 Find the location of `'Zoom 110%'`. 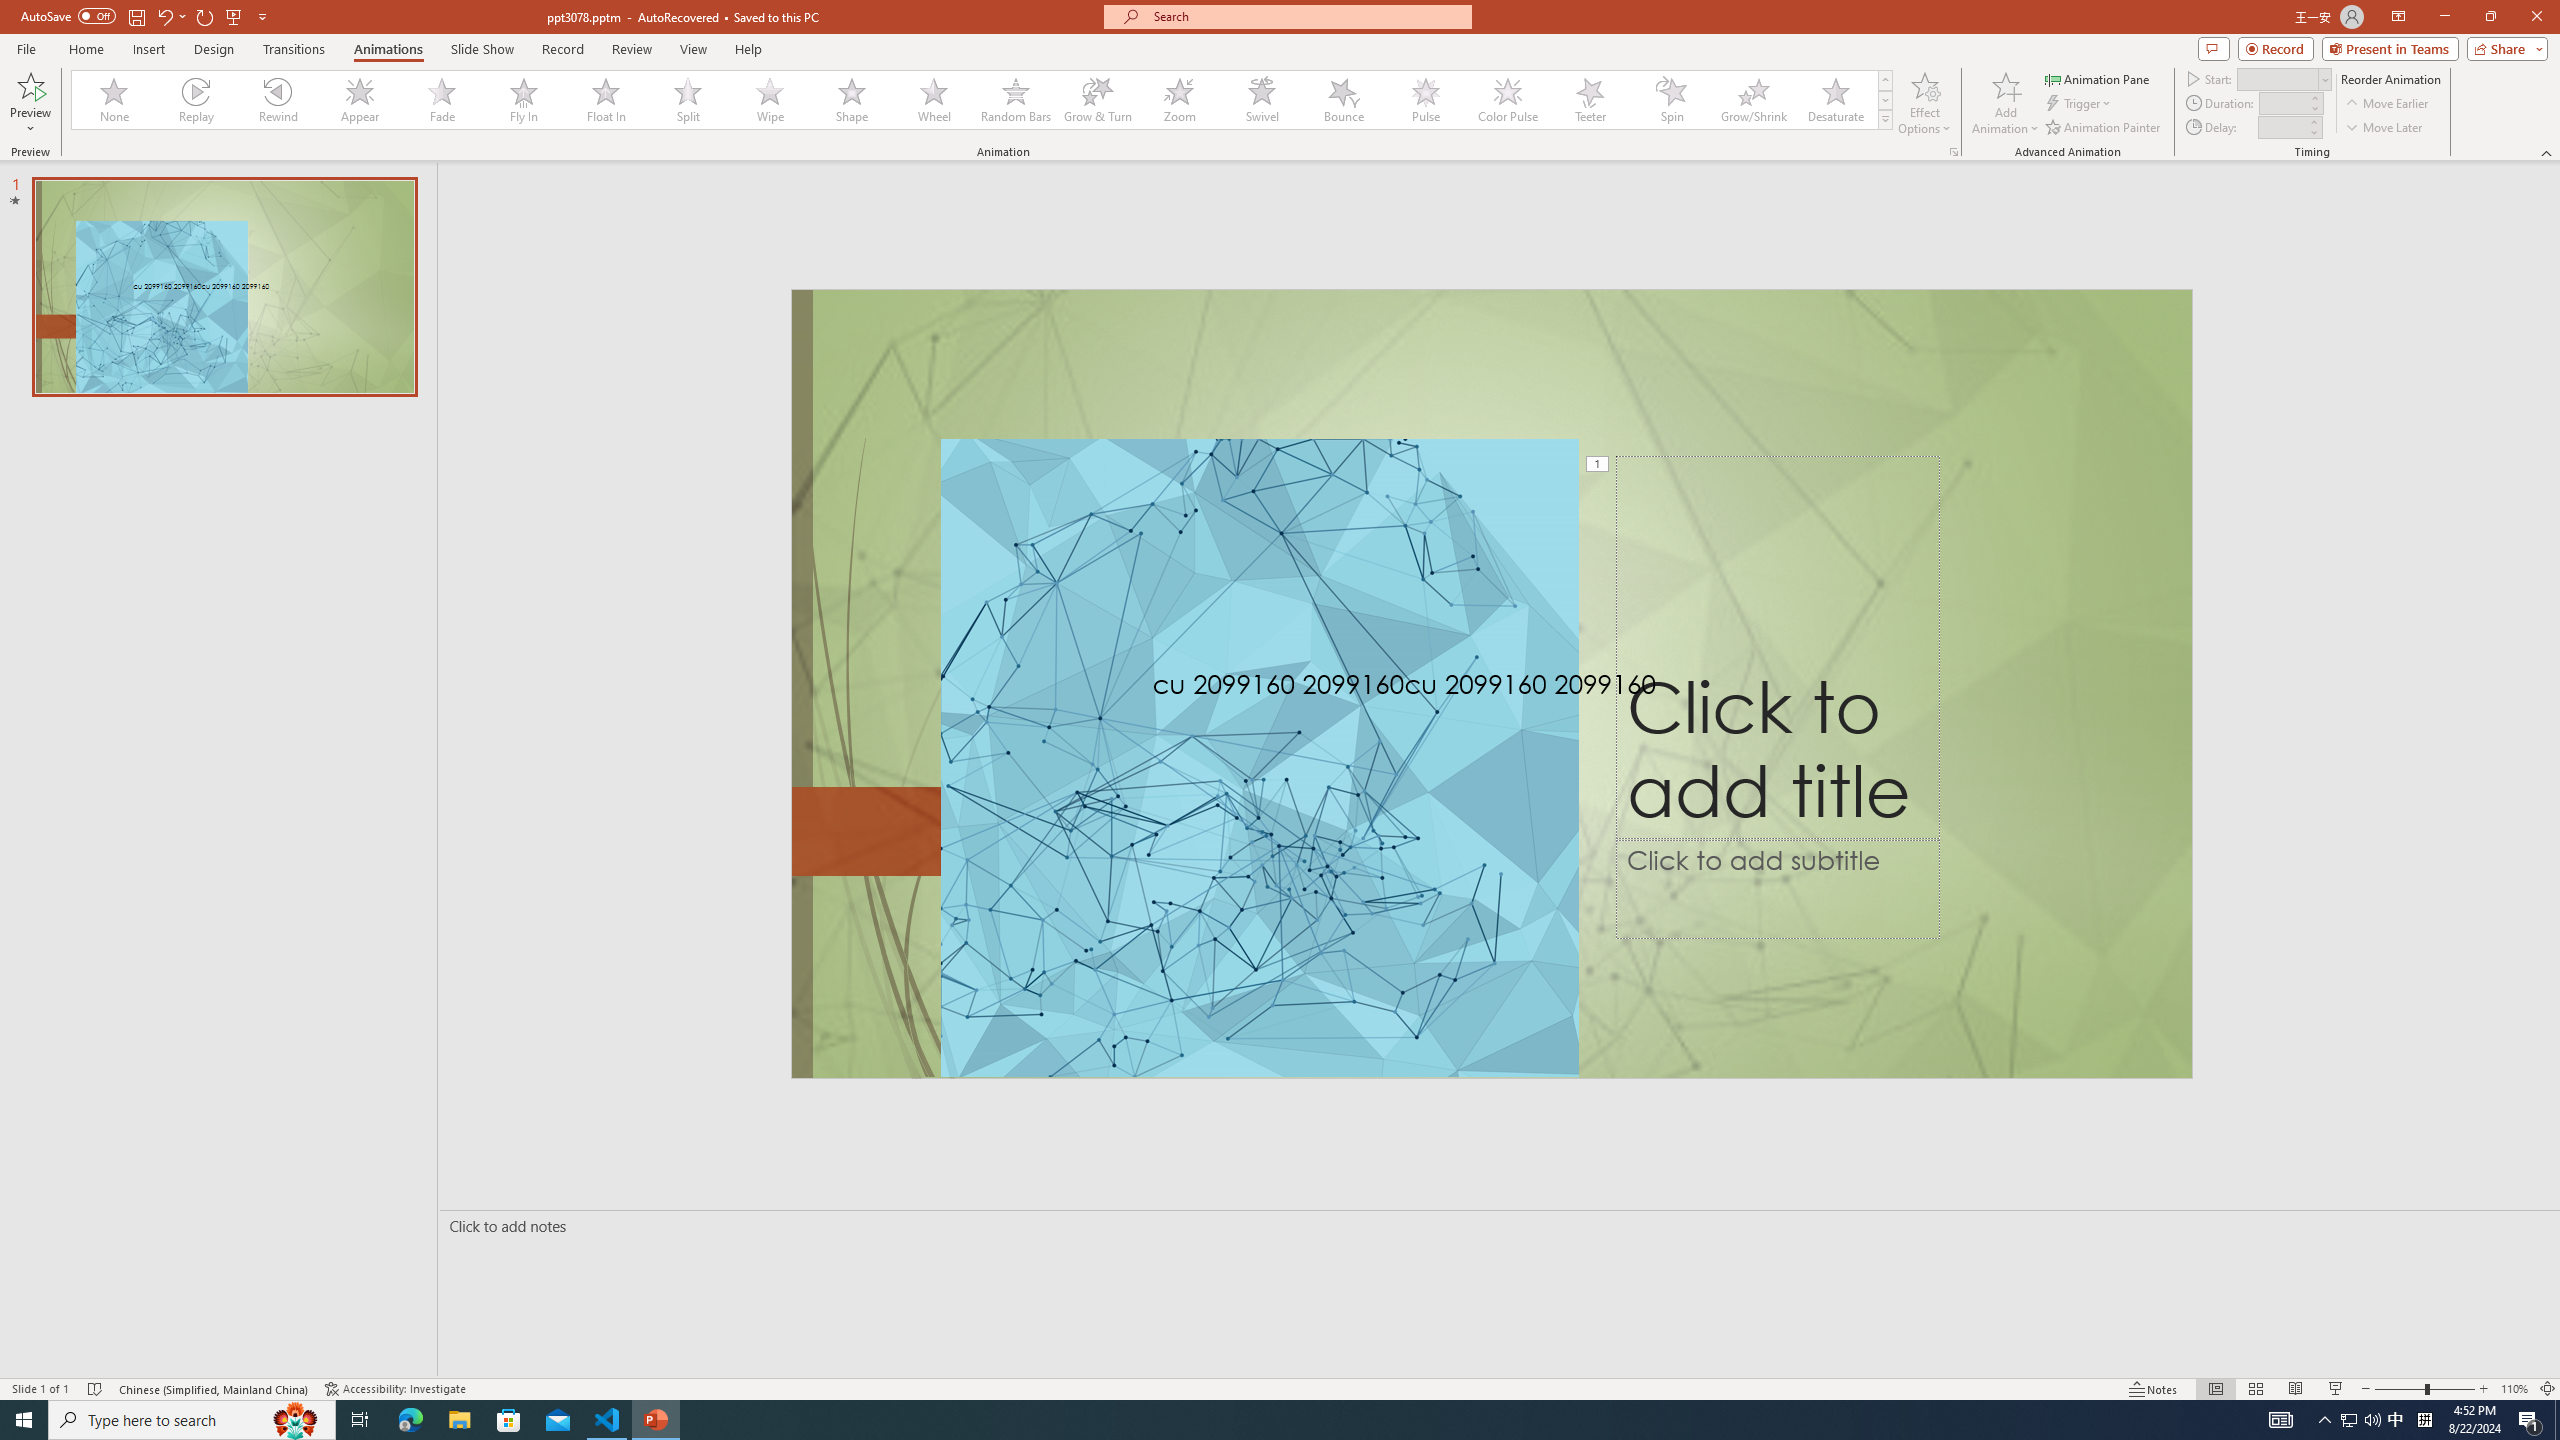

'Zoom 110%' is located at coordinates (2515, 1389).